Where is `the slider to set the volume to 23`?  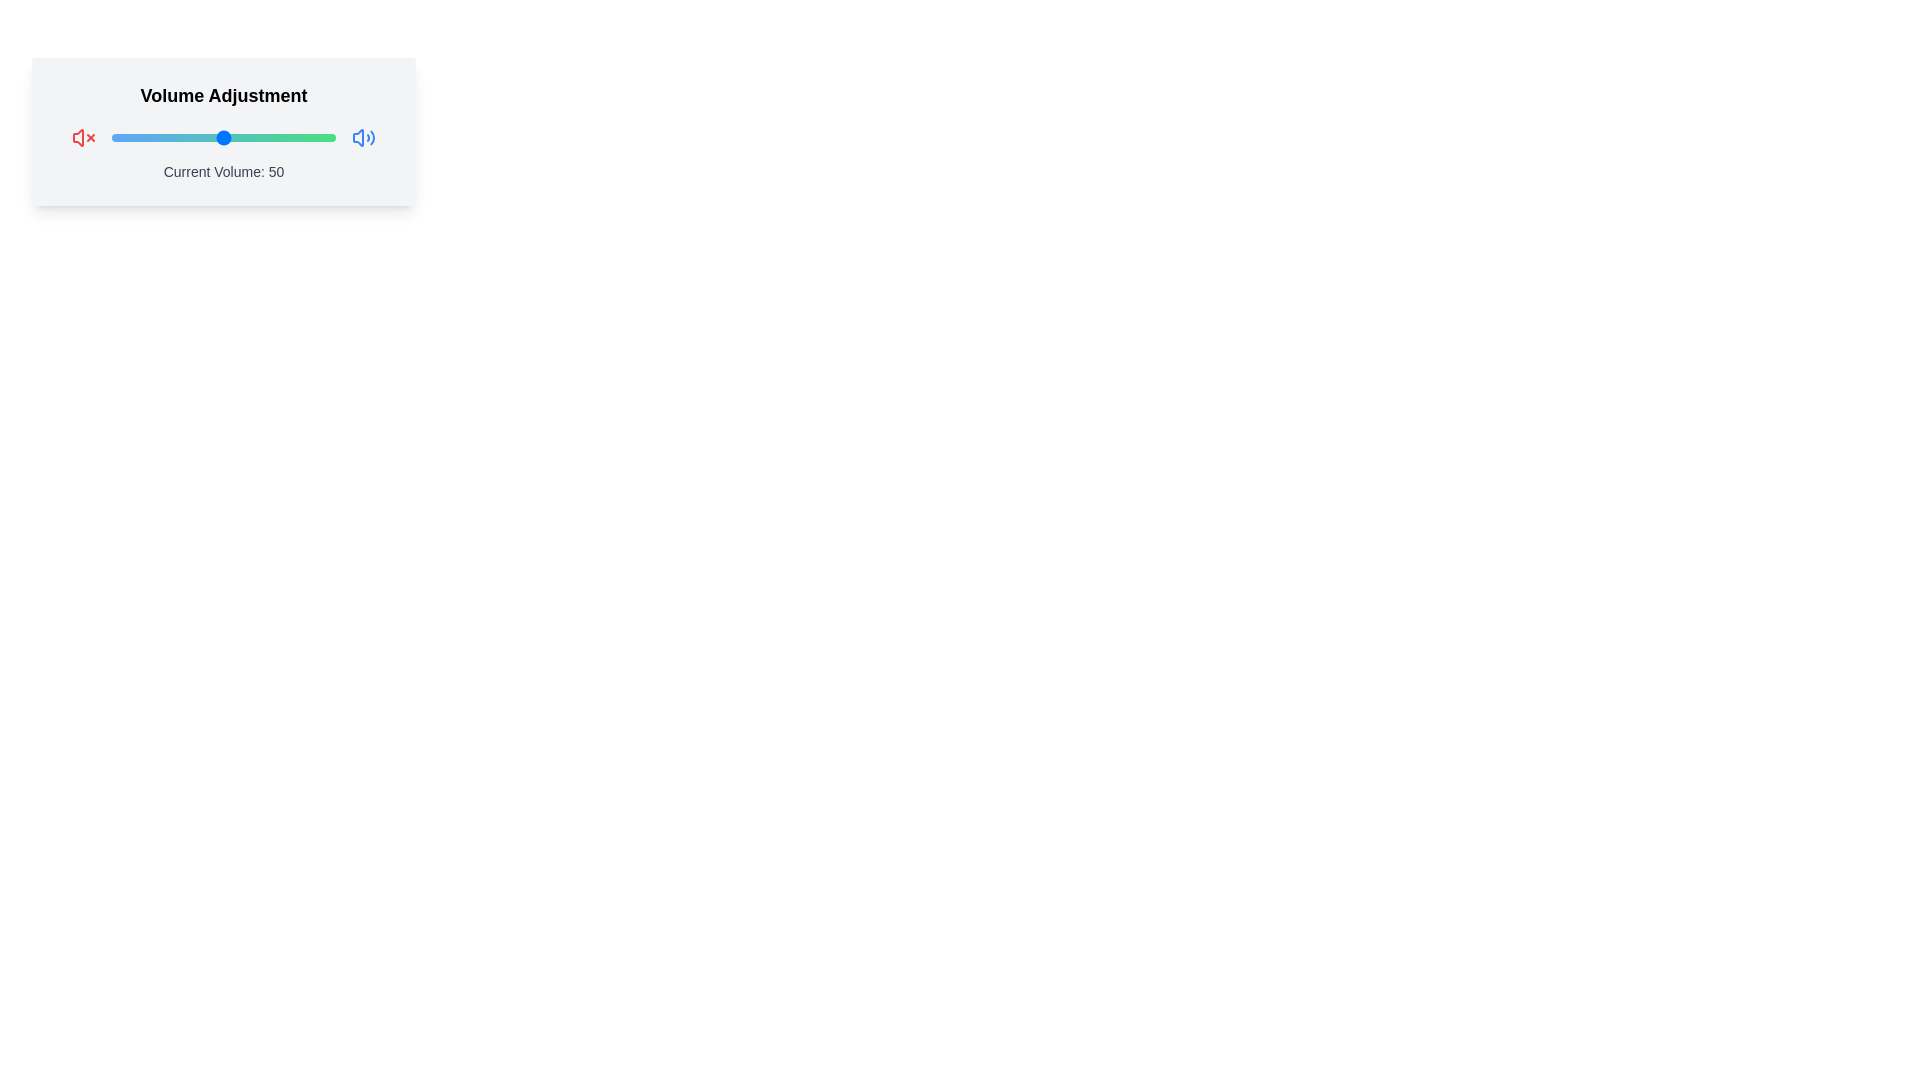 the slider to set the volume to 23 is located at coordinates (163, 137).